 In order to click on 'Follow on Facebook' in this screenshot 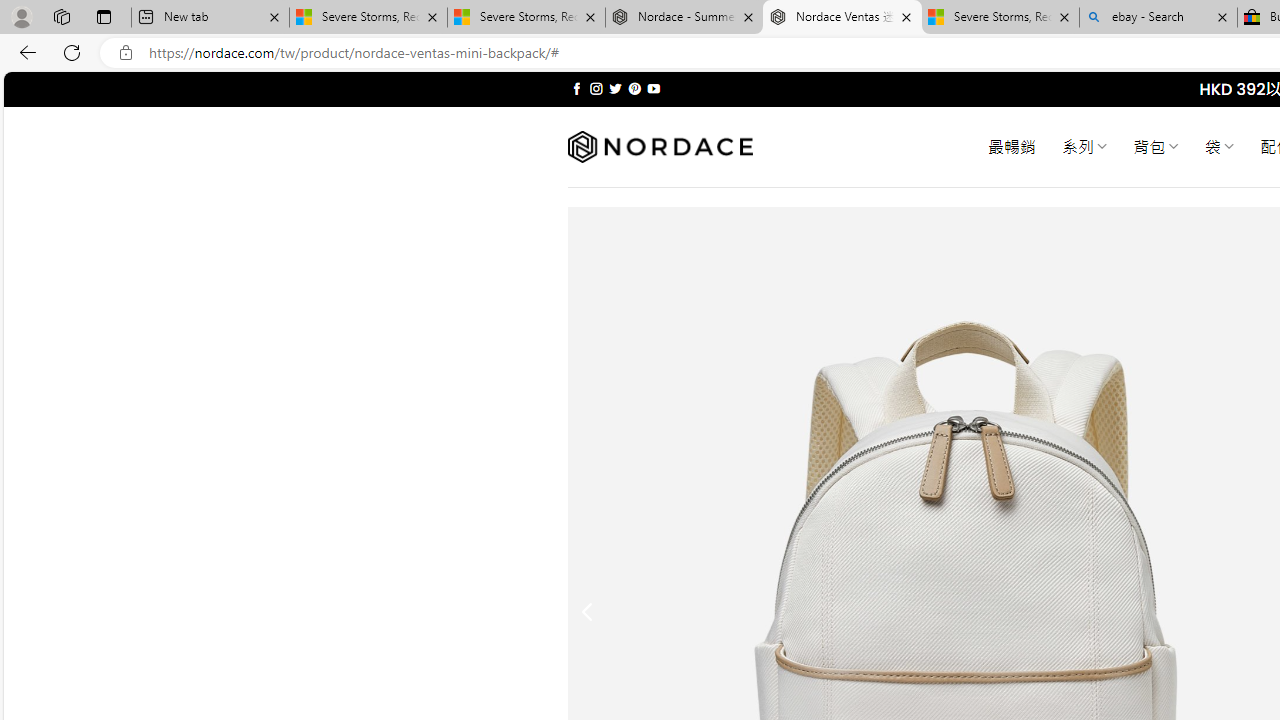, I will do `click(576, 88)`.